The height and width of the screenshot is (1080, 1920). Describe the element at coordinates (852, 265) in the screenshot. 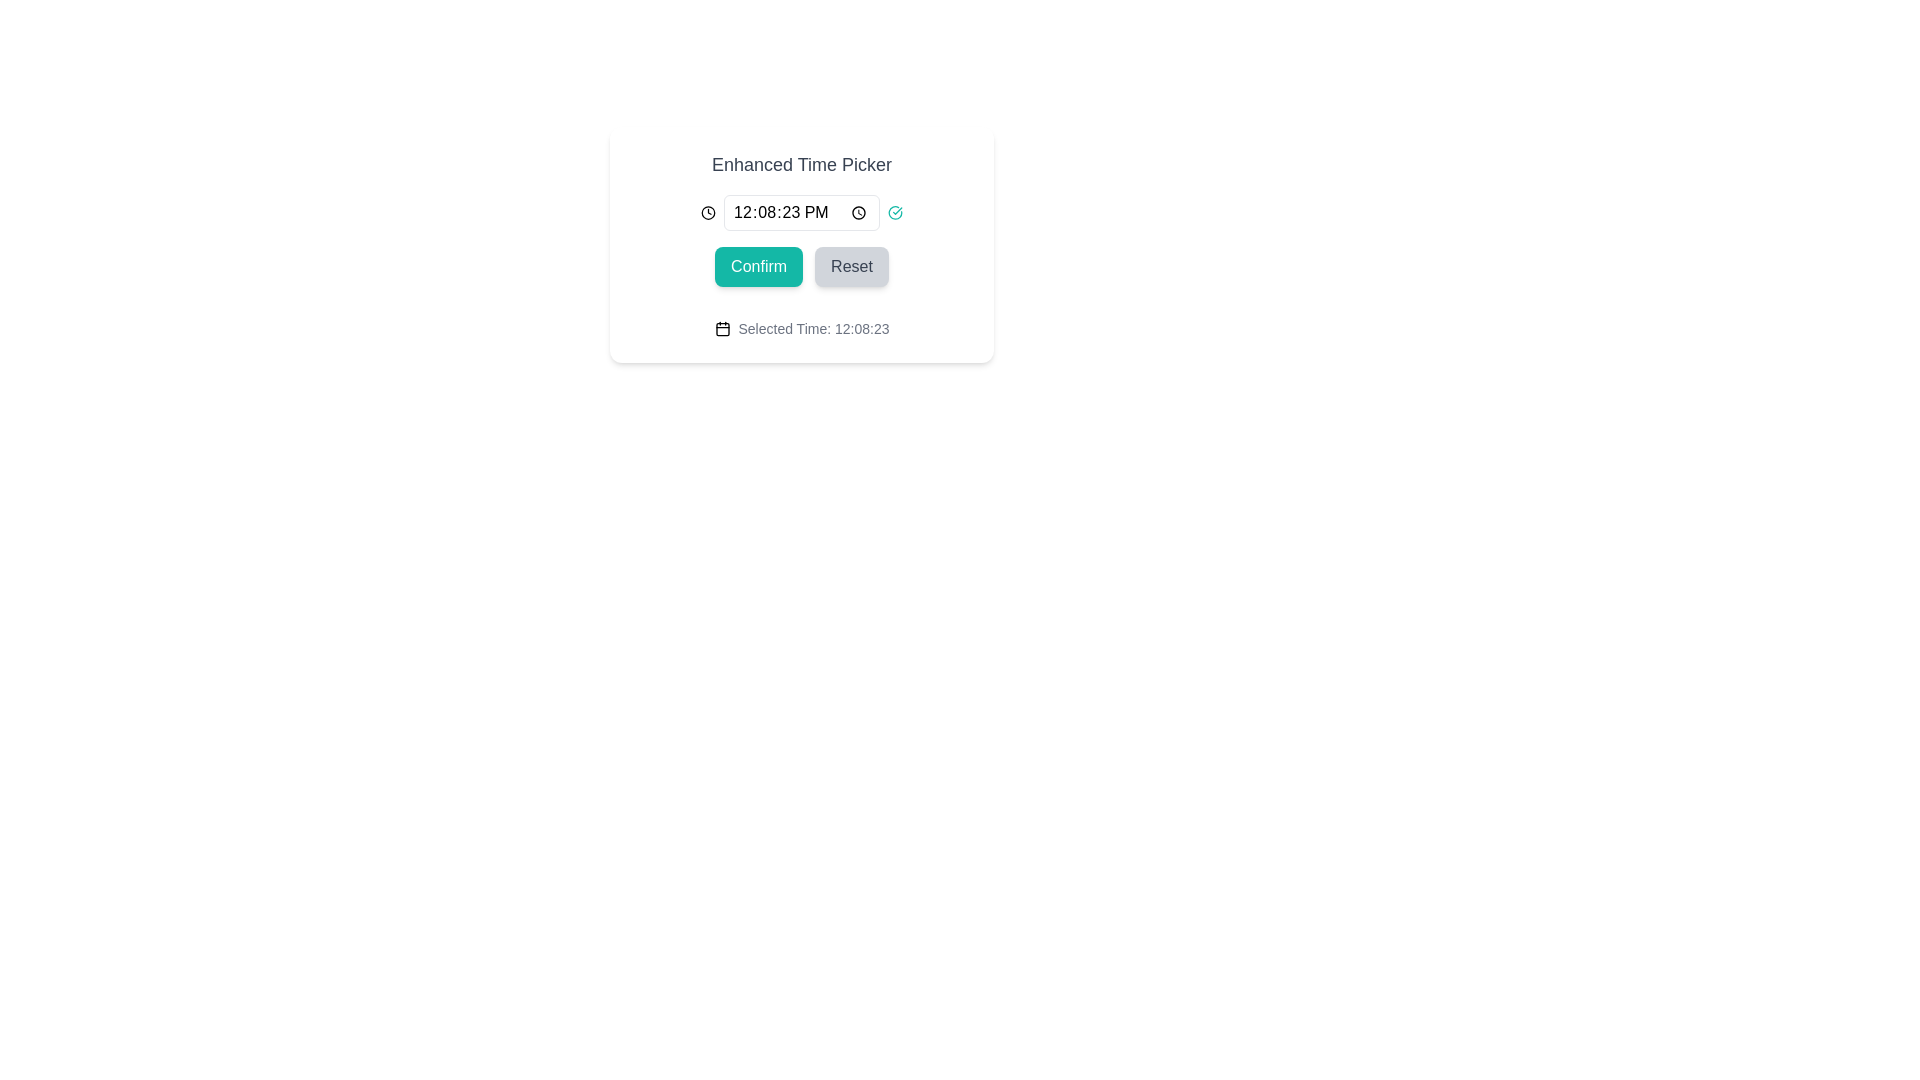

I see `the reset settings button located to the right of the 'Confirm' button in the time-selection widget to observe a background color change` at that location.